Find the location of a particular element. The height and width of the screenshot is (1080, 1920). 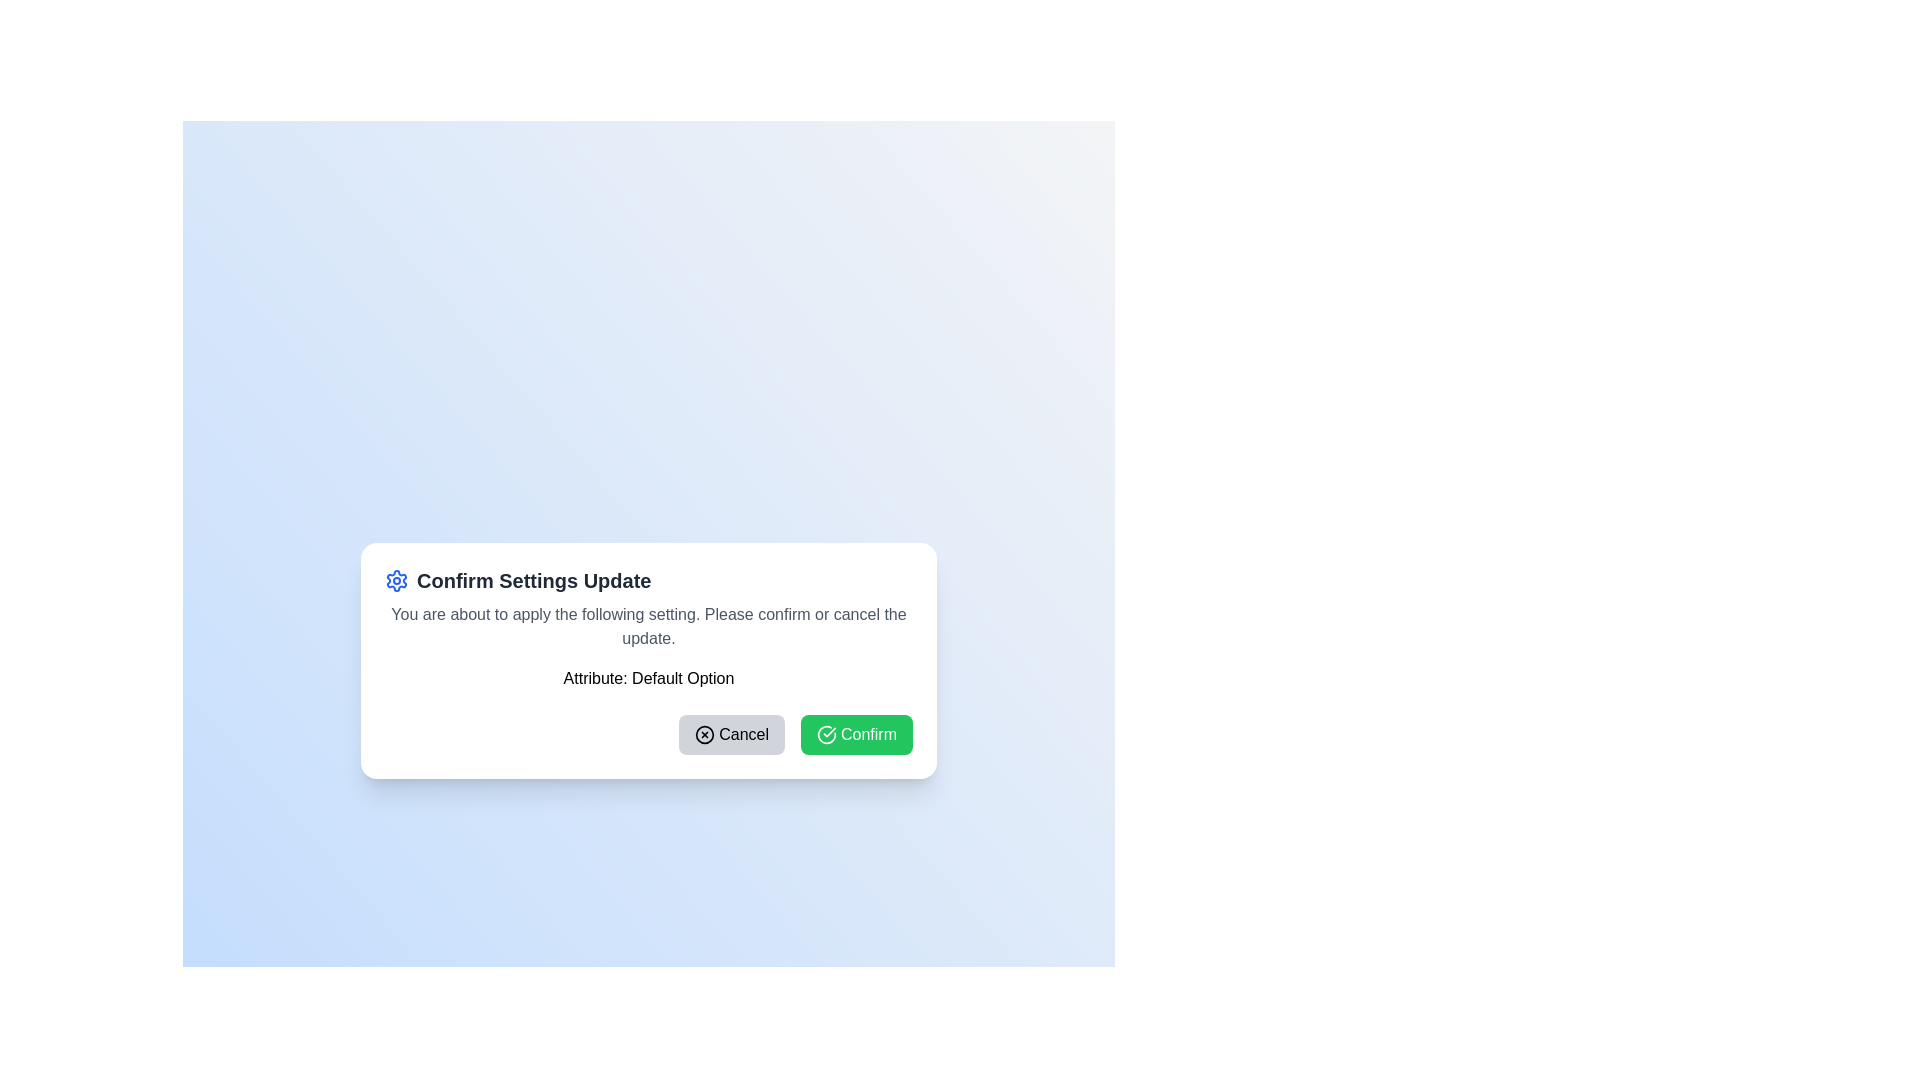

the text label within the green confirmation button located at the bottom right of the confirmation dialog box, which indicates its function to confirm an operation is located at coordinates (868, 735).